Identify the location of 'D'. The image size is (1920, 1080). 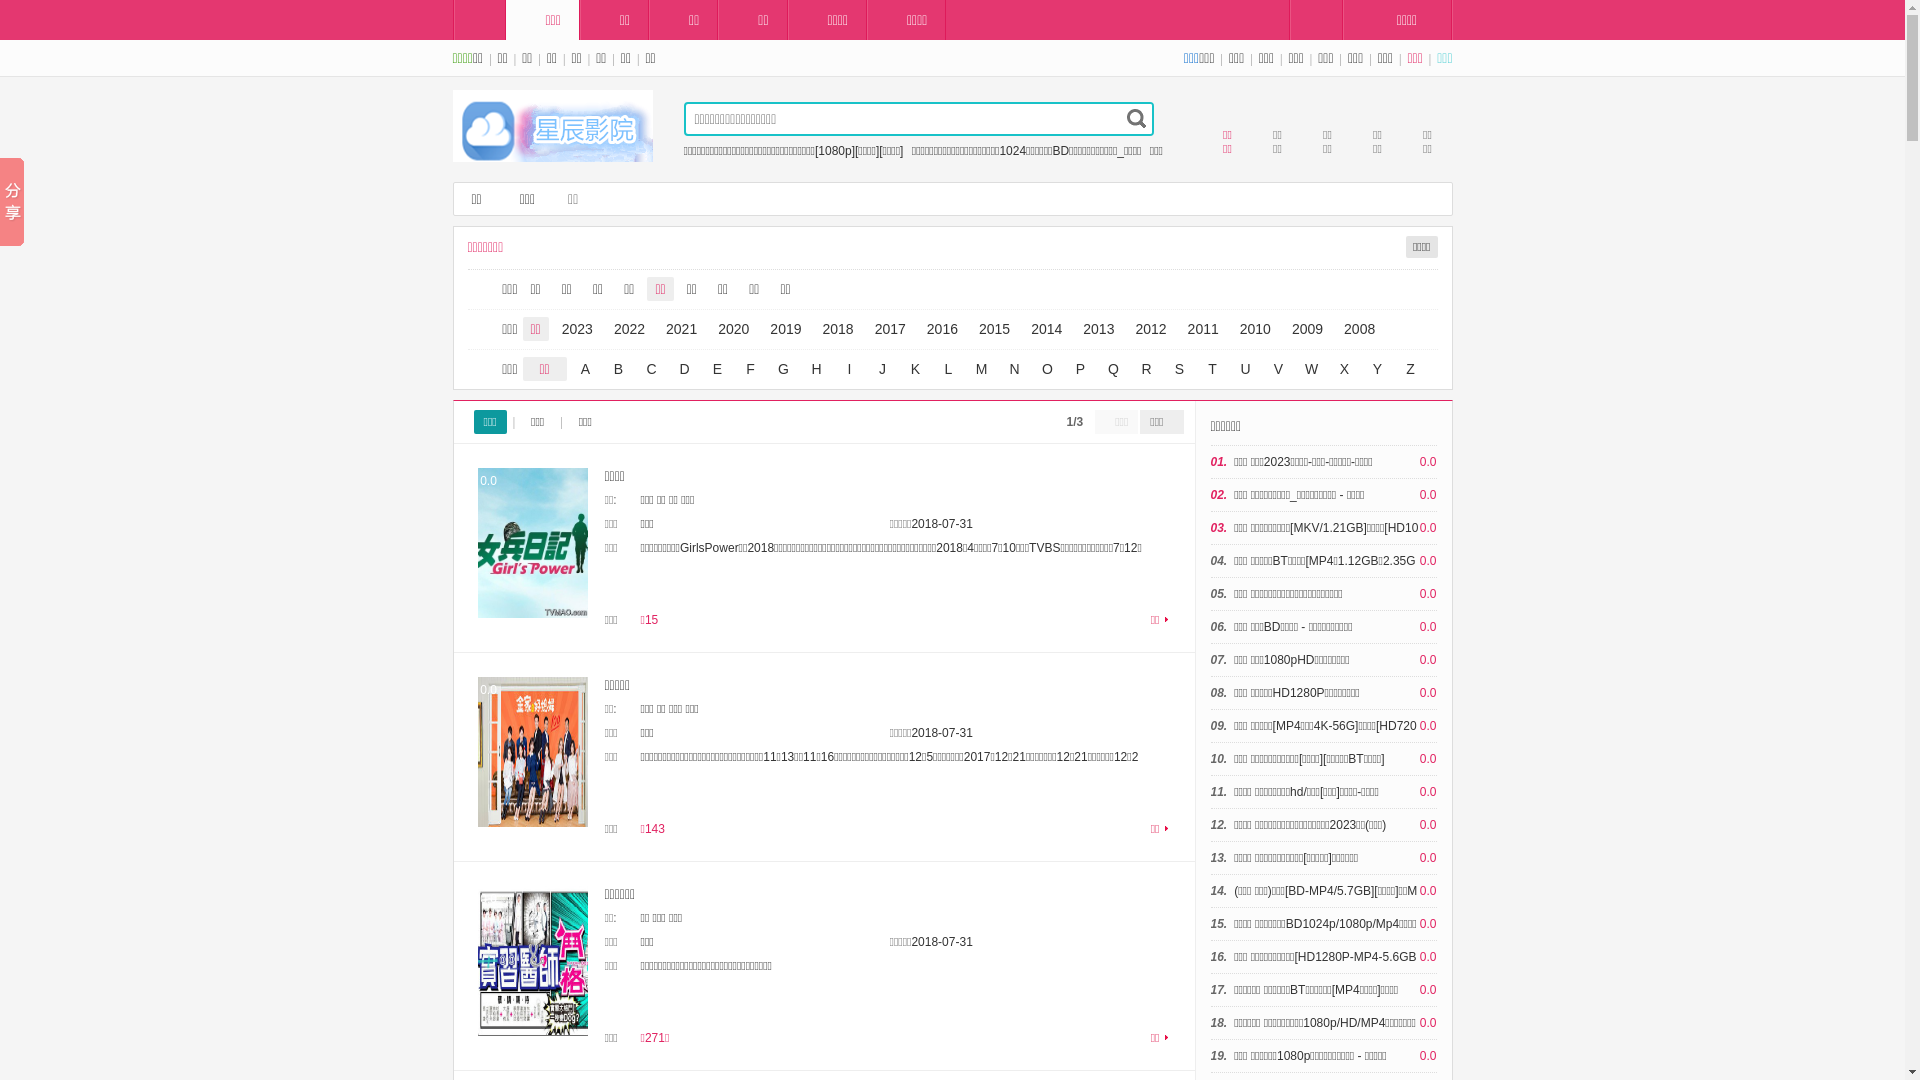
(683, 369).